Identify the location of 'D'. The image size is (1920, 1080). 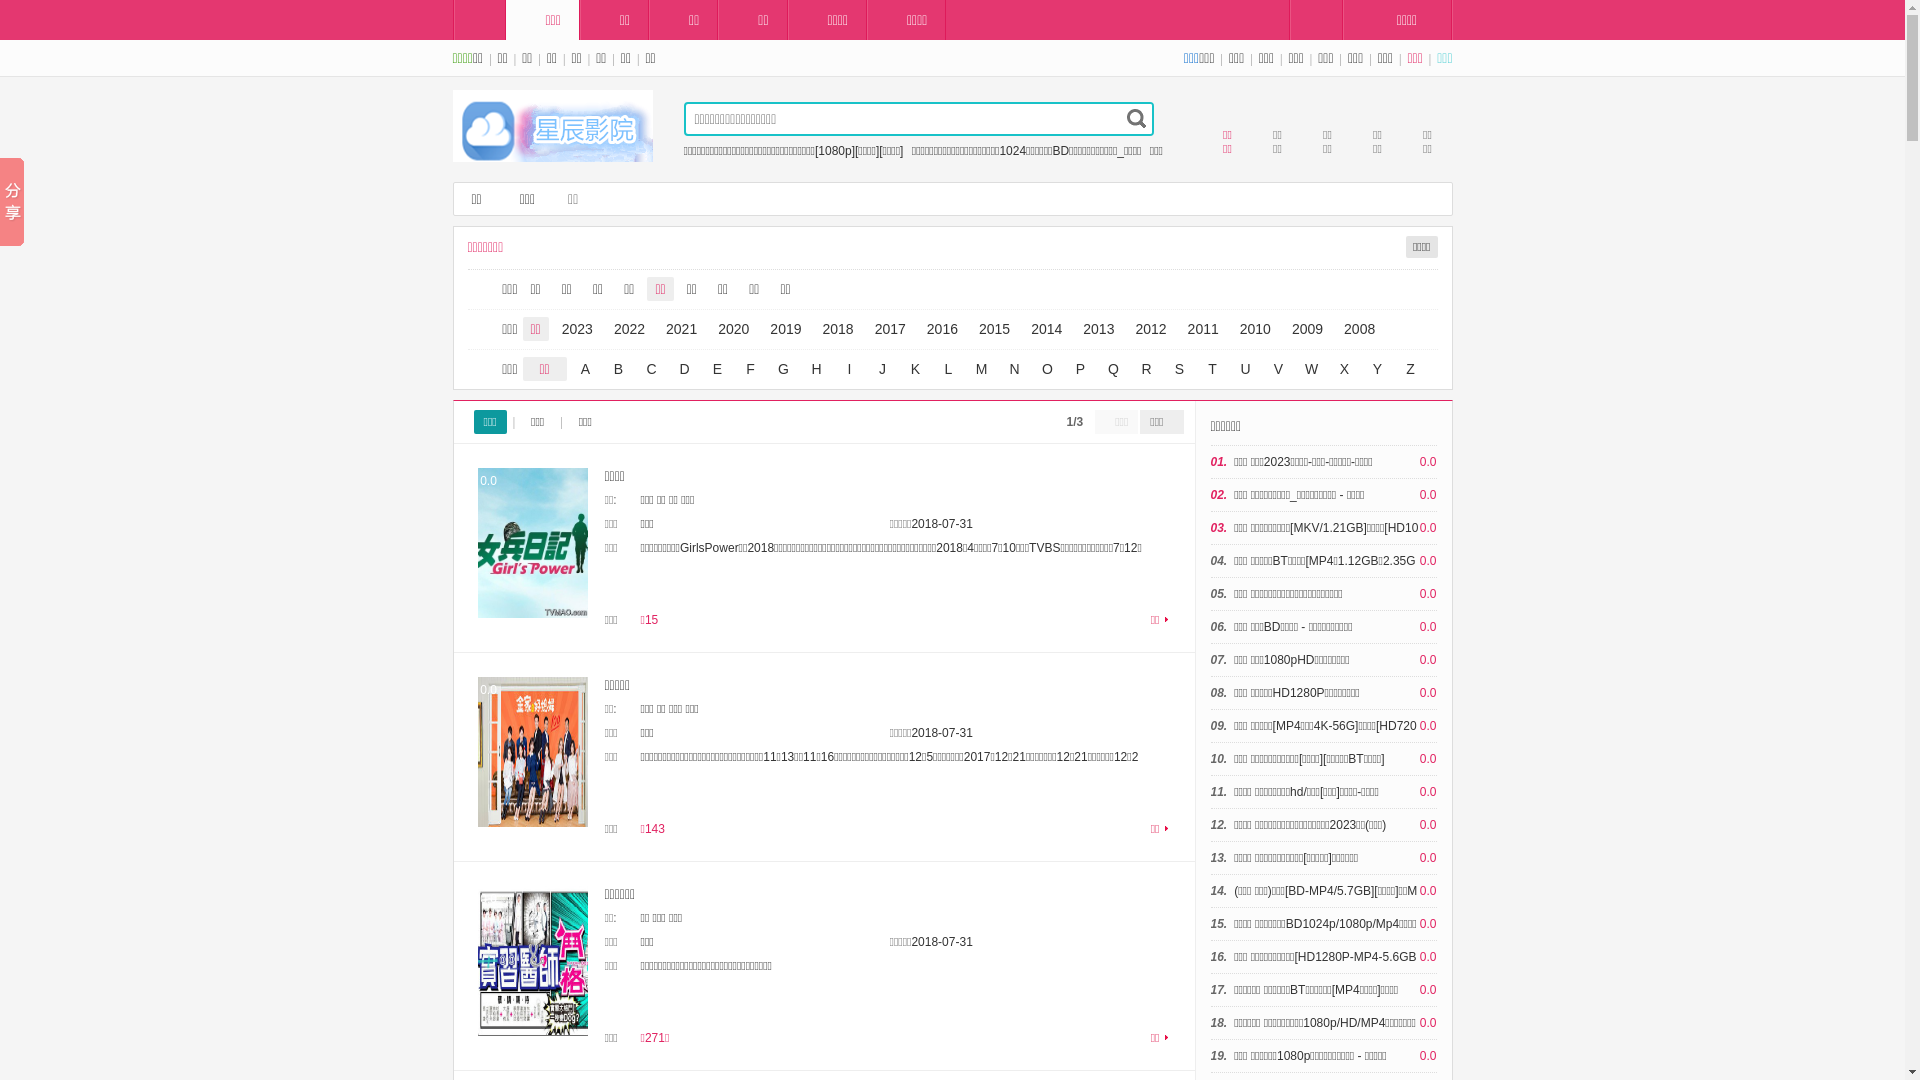
(683, 369).